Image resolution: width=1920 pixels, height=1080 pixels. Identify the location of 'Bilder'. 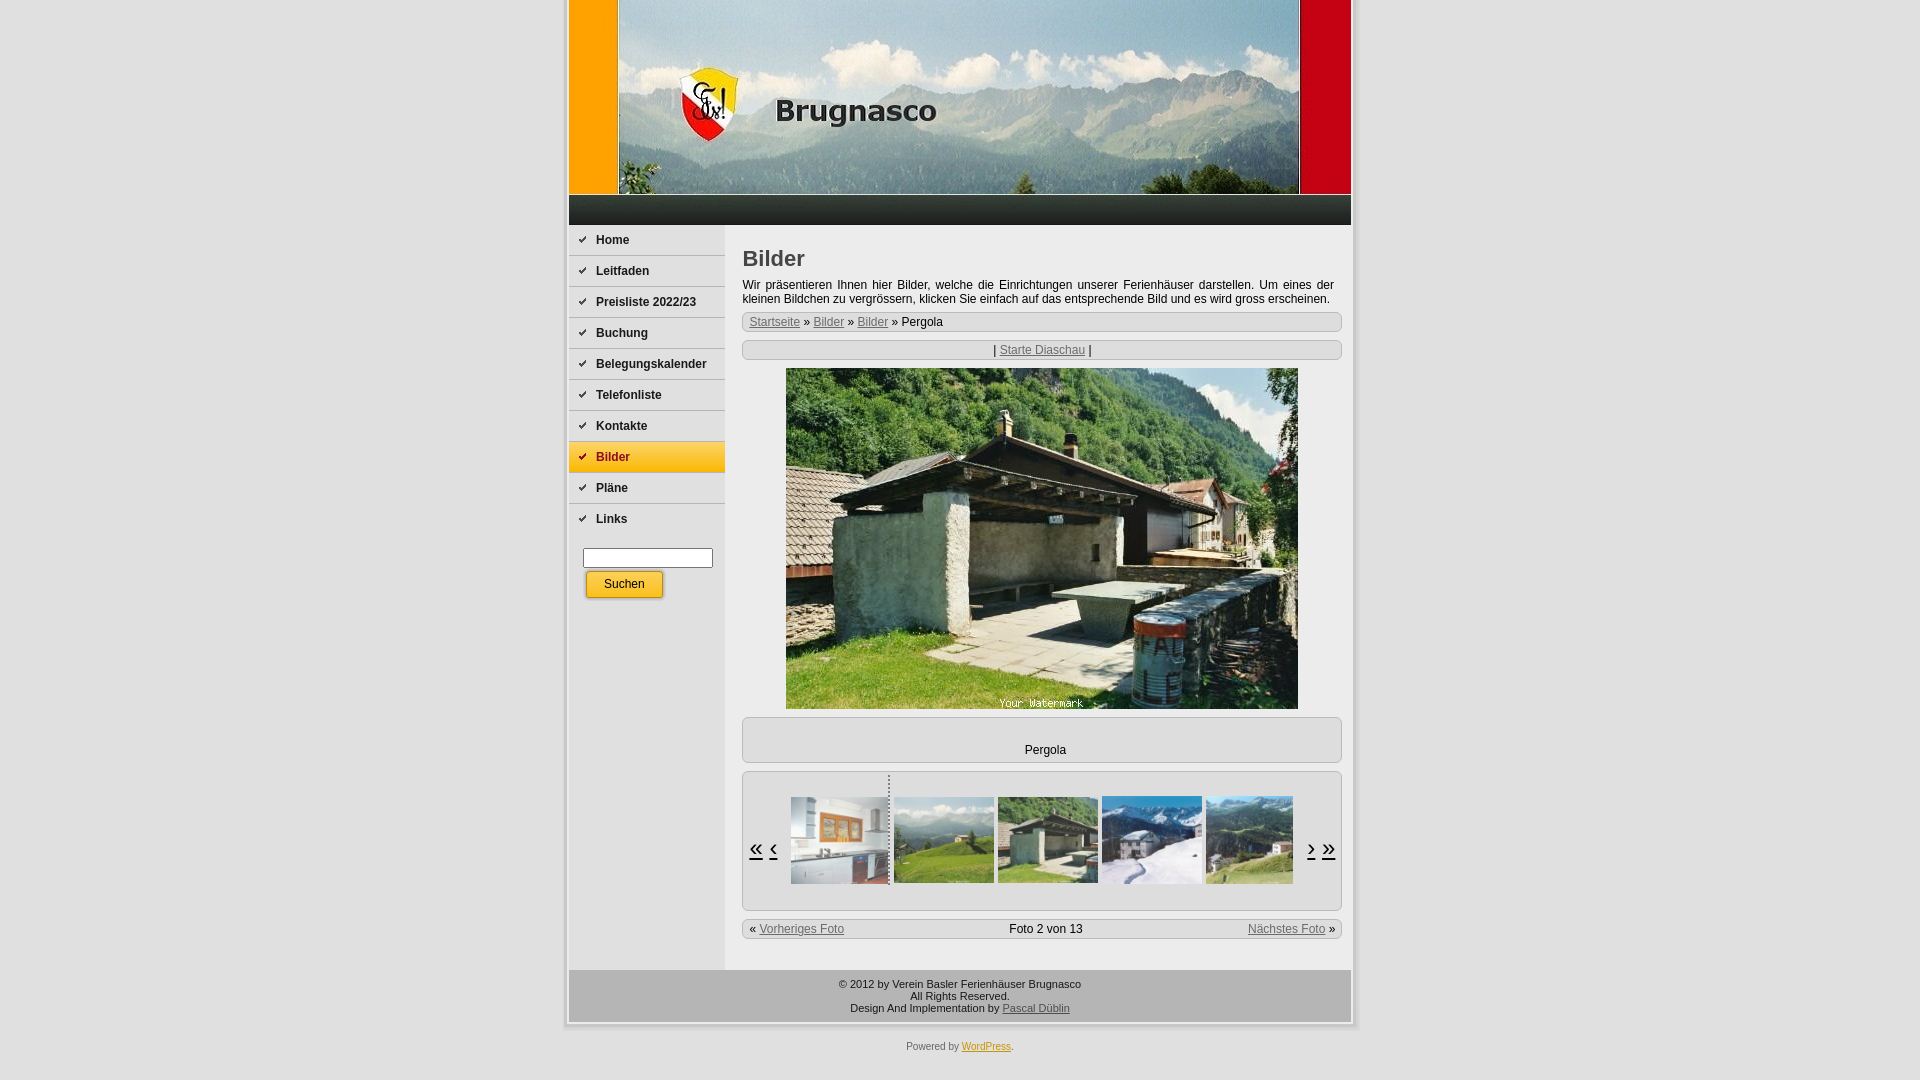
(873, 320).